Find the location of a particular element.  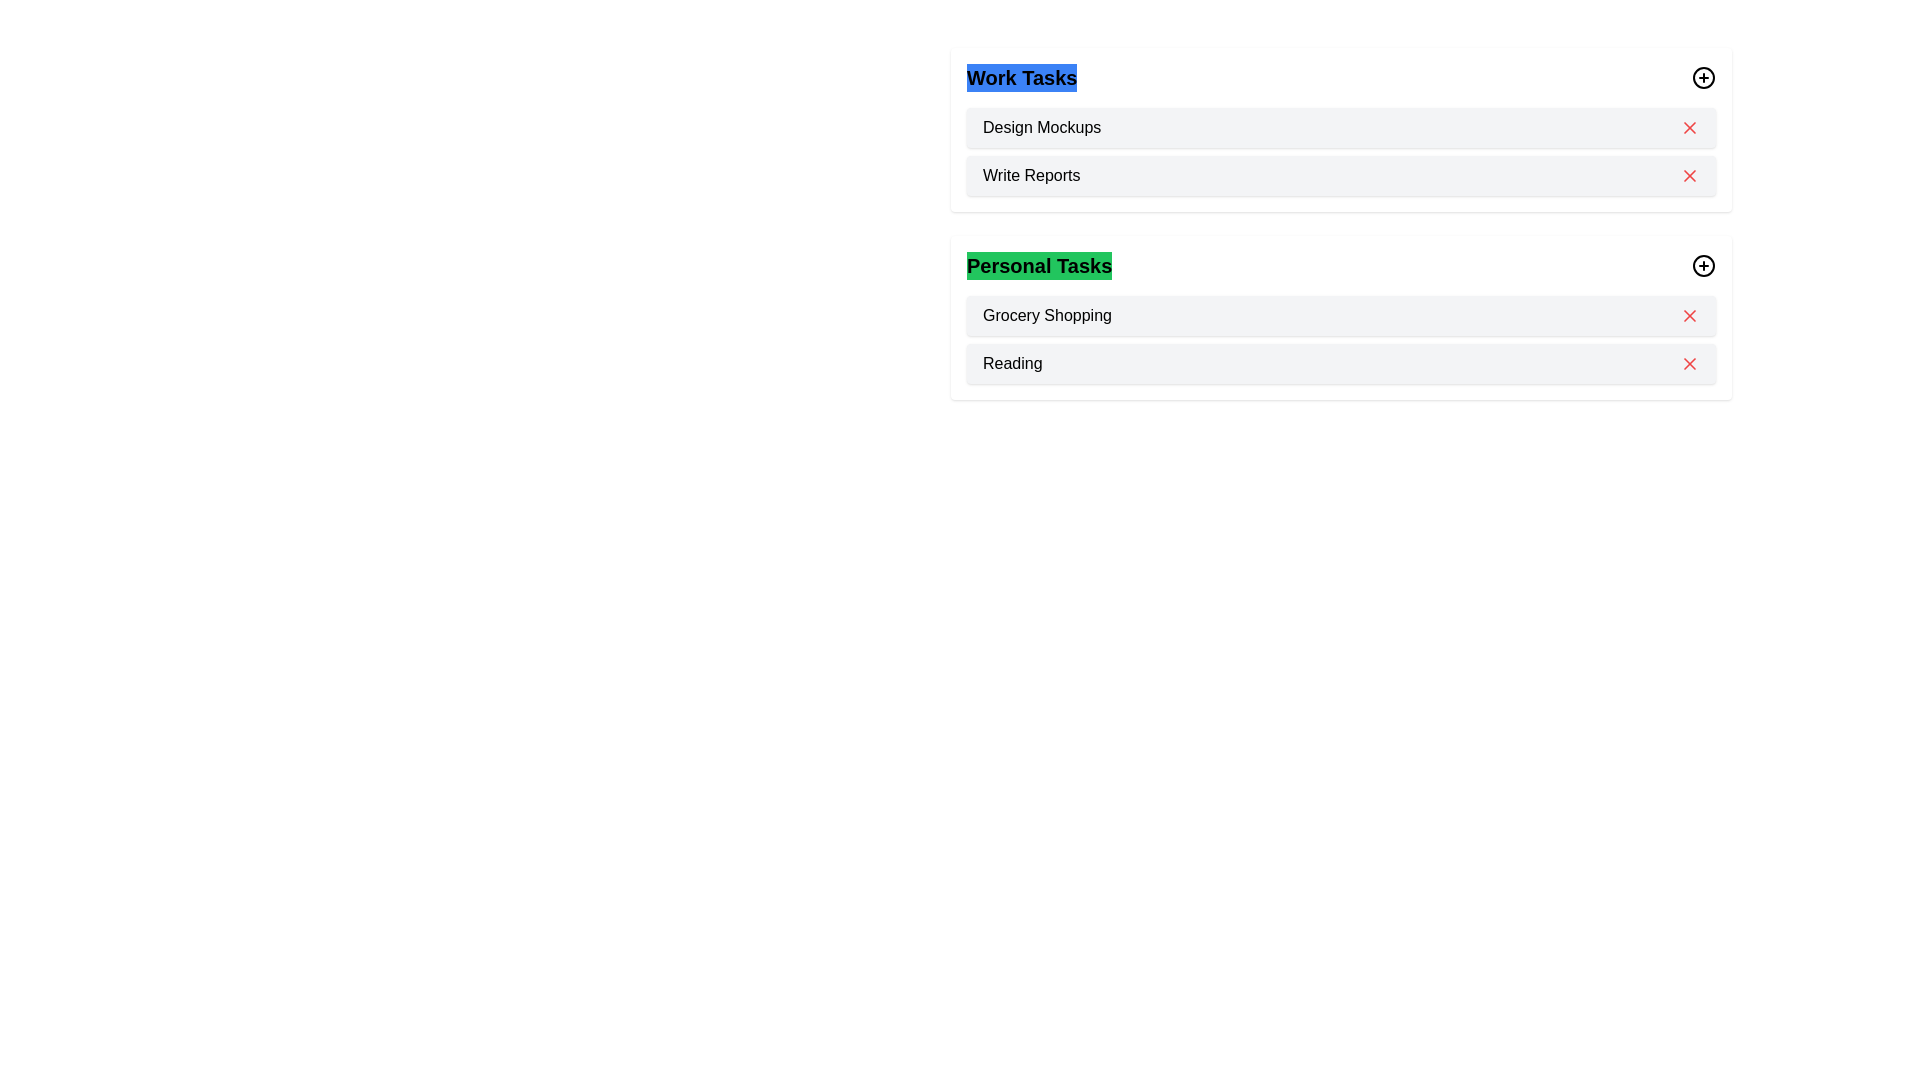

the task Reading from the category Personal by clicking the 'X' icon next to the task is located at coordinates (1688, 363).